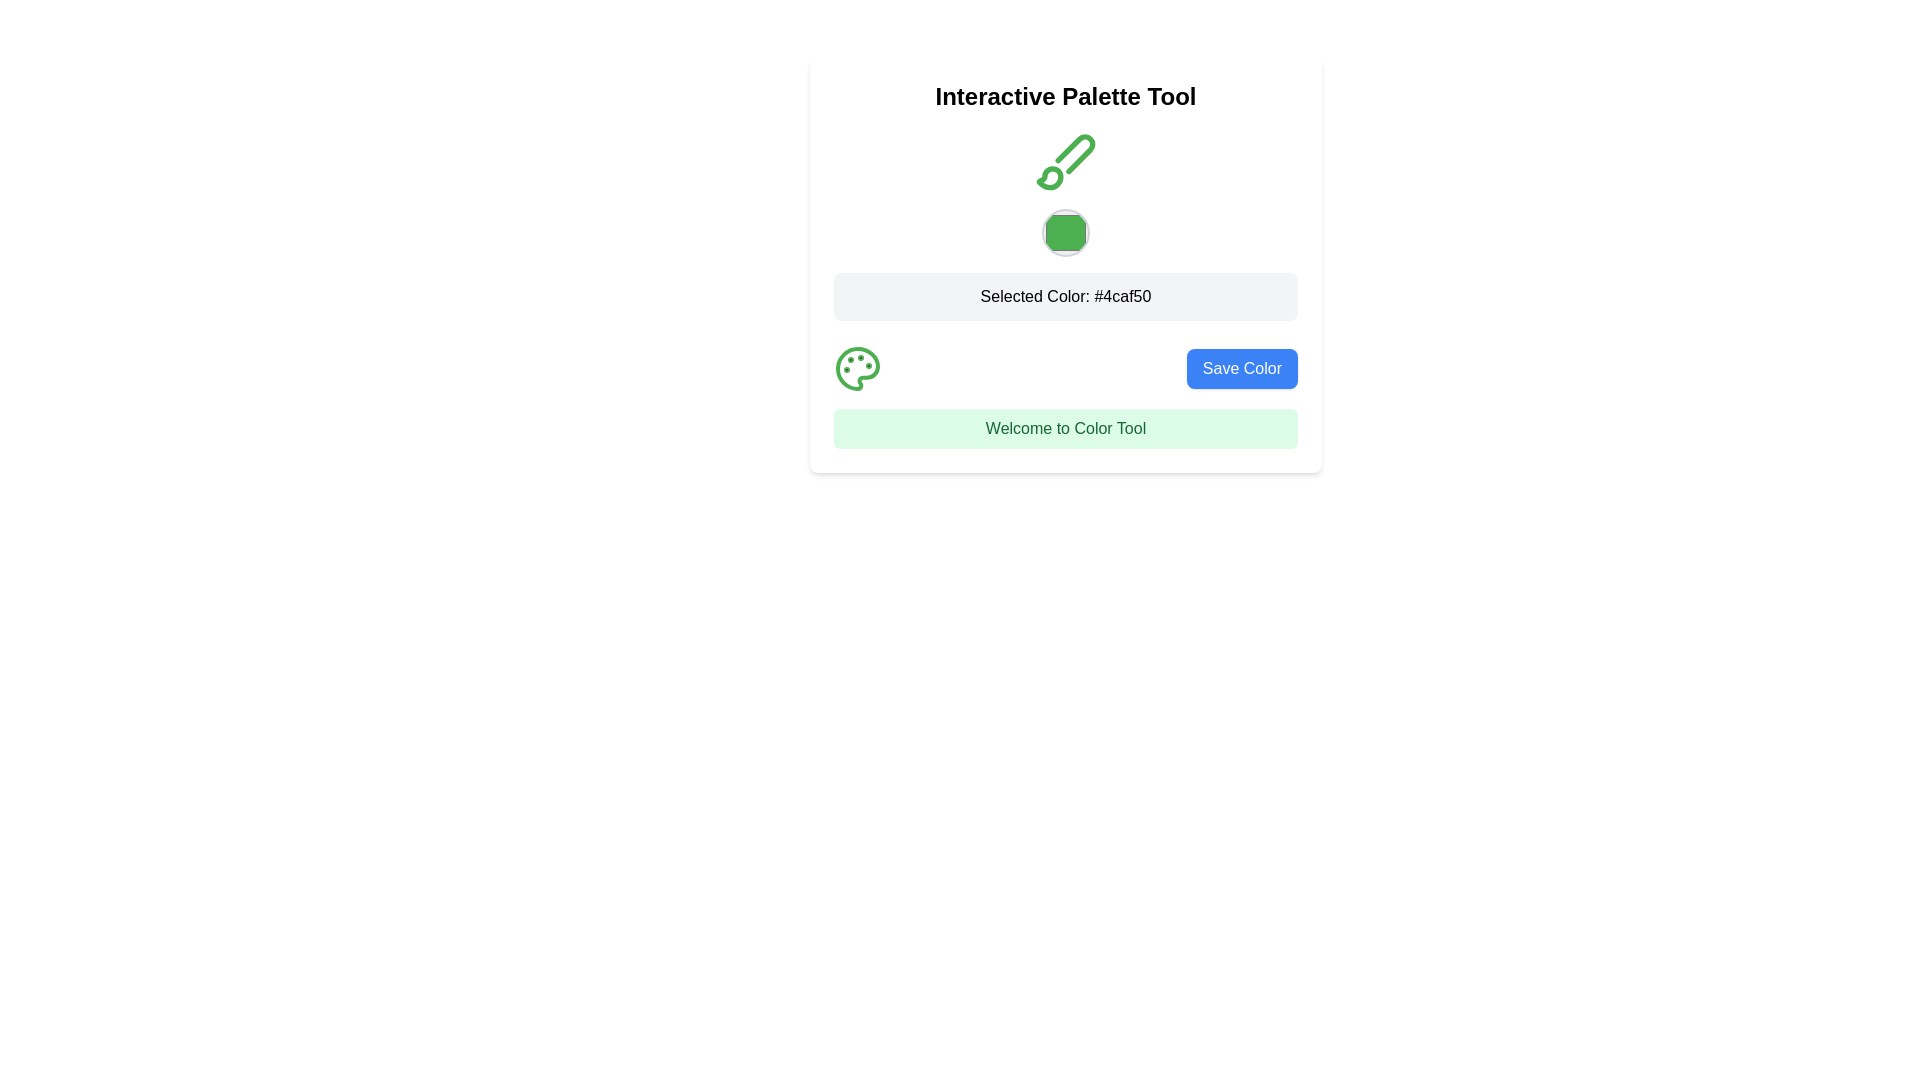 This screenshot has width=1920, height=1080. I want to click on the artist's palette icon outlined in green, located to the left of the 'Save Color' button, so click(858, 369).